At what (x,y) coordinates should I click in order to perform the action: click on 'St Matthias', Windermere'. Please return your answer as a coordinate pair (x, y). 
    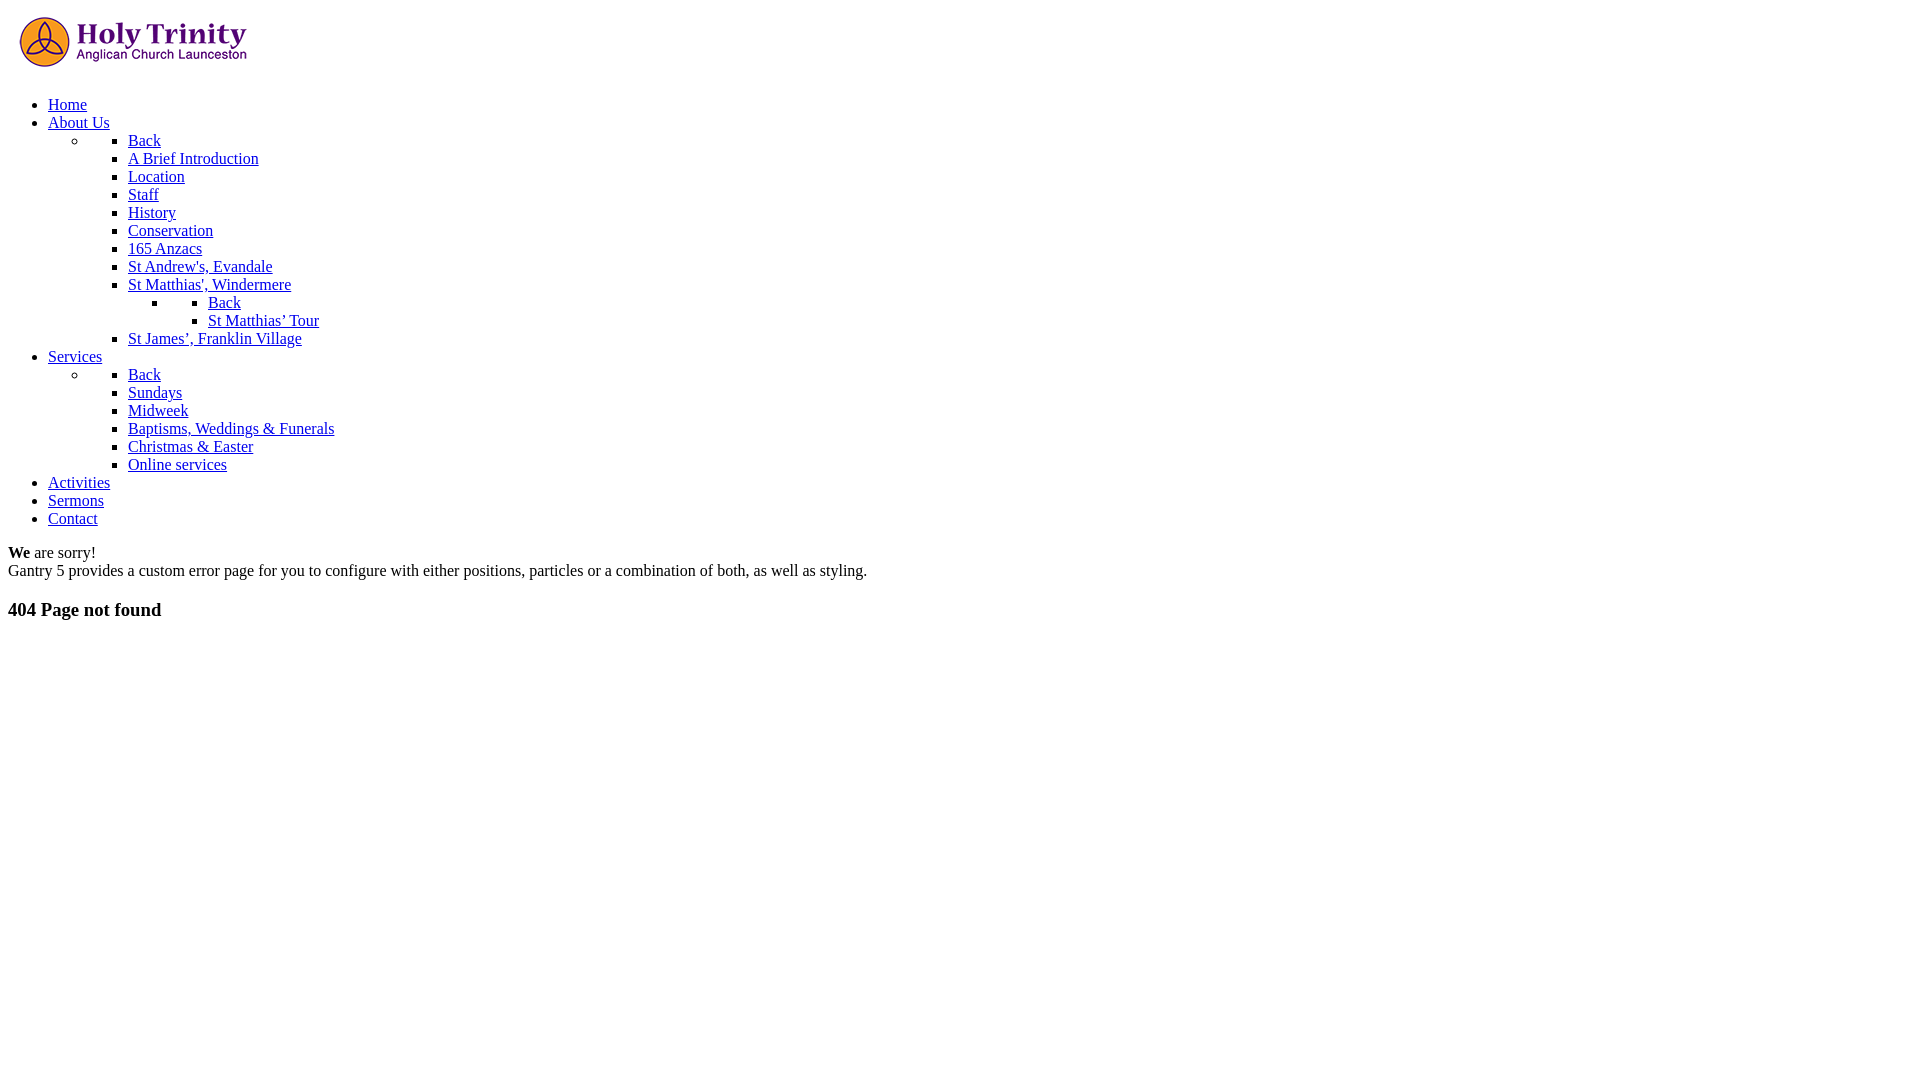
    Looking at the image, I should click on (209, 284).